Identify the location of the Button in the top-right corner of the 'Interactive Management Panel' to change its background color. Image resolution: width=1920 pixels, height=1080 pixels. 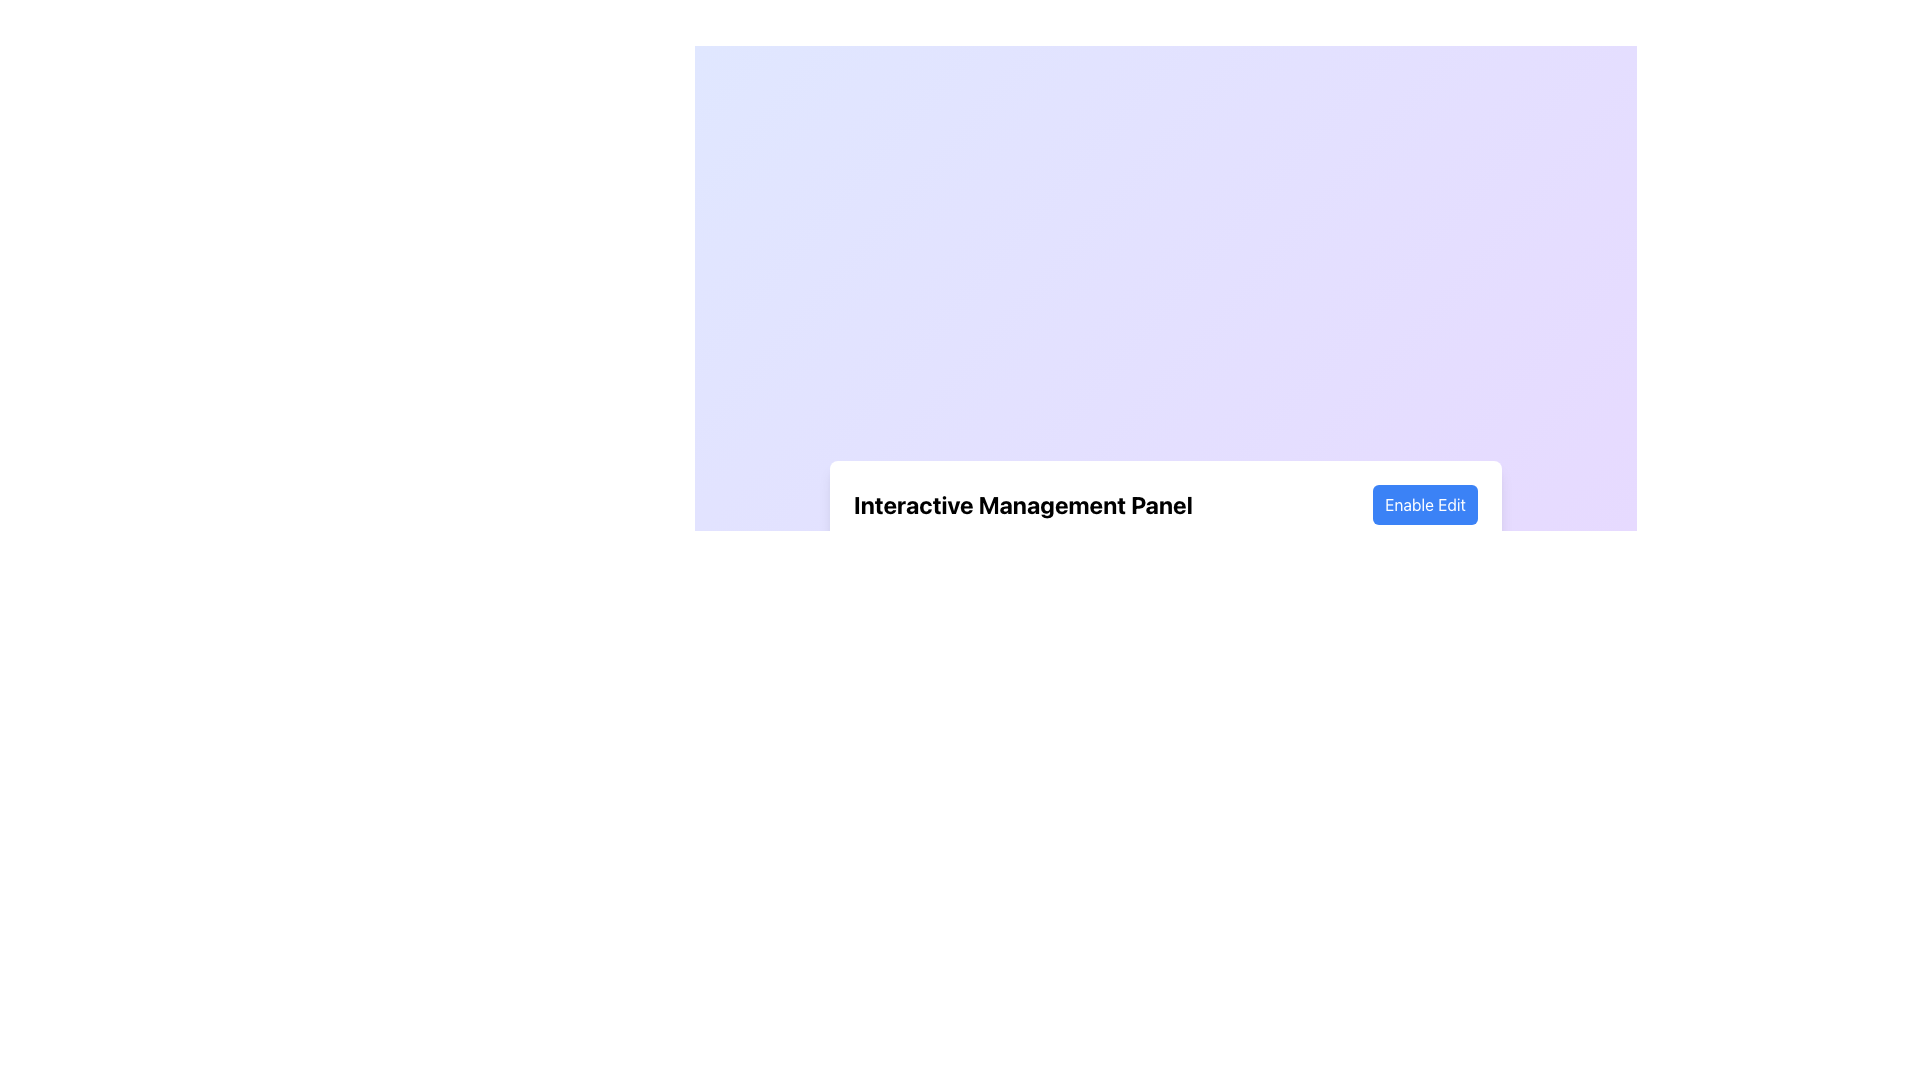
(1424, 504).